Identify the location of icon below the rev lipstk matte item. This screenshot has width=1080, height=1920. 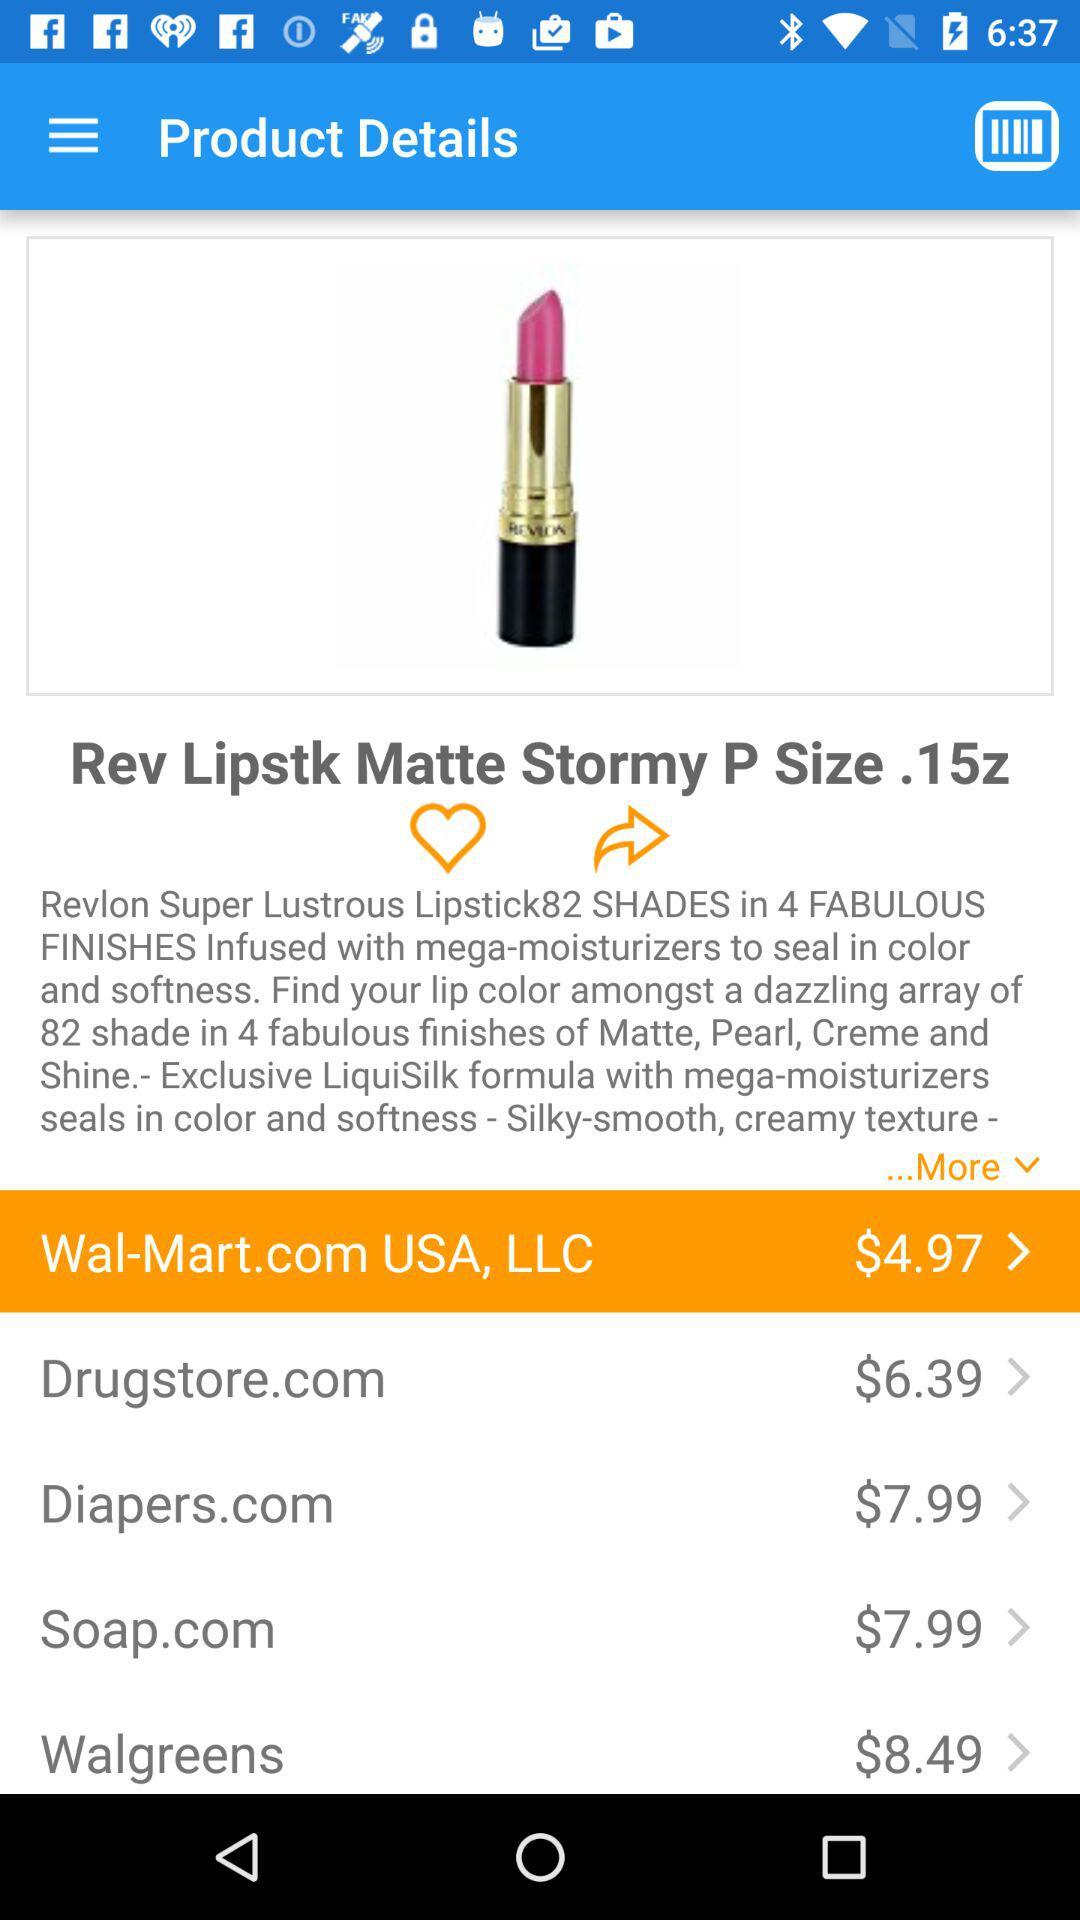
(447, 838).